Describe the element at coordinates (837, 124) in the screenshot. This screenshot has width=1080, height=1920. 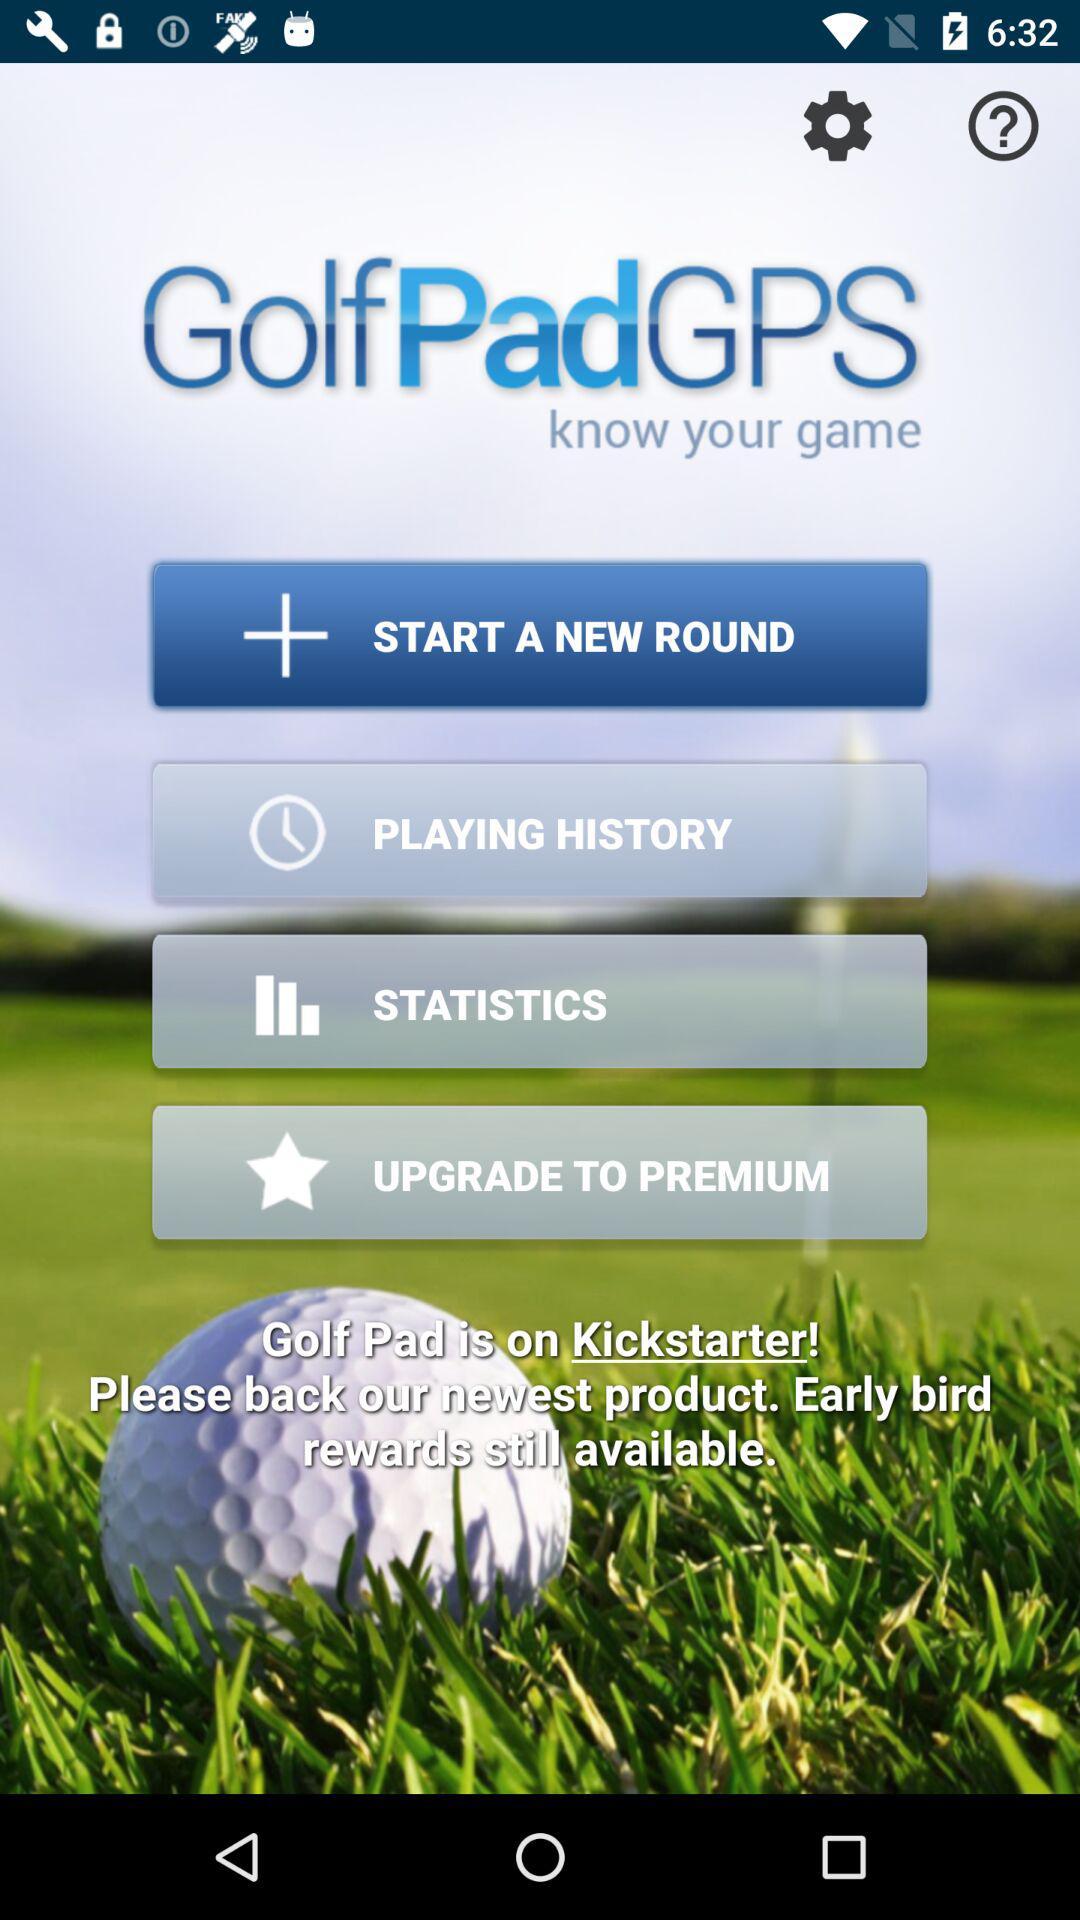
I see `the settings icon` at that location.